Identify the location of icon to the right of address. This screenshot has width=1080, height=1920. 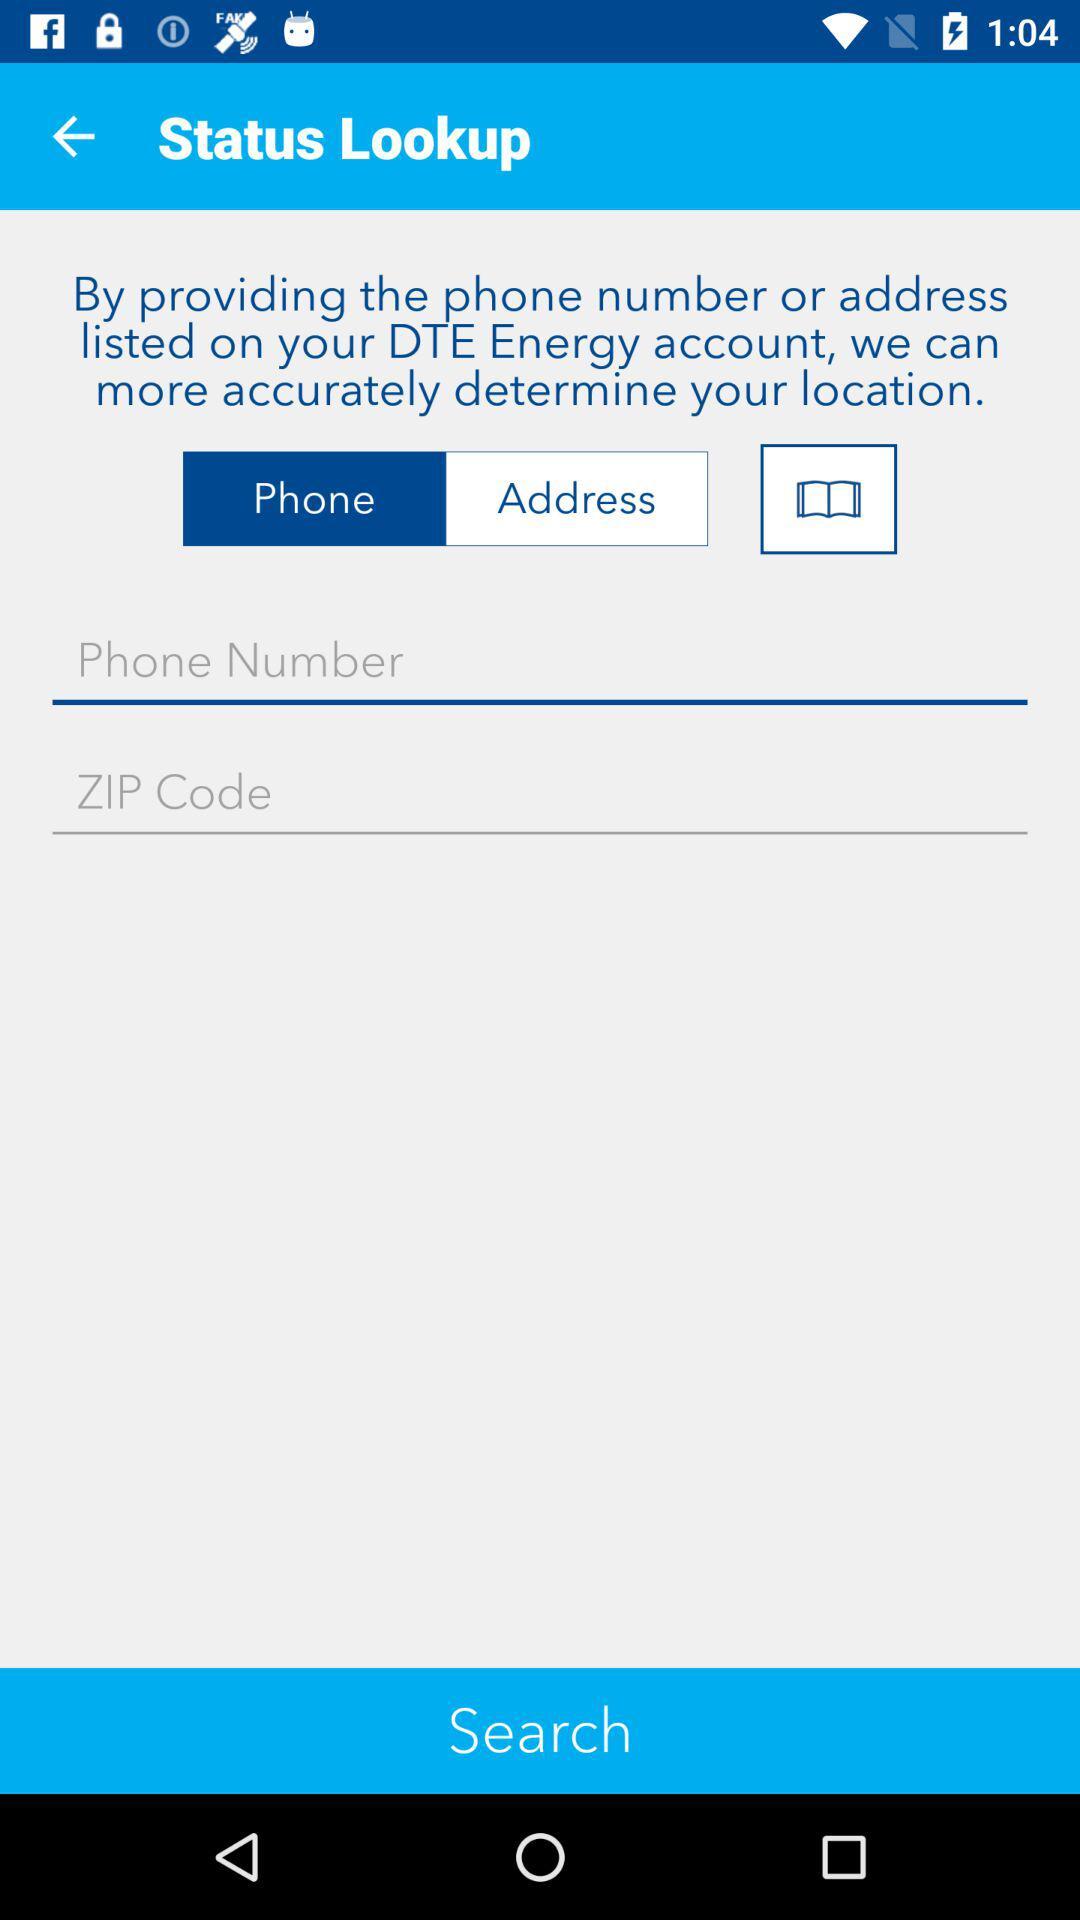
(828, 499).